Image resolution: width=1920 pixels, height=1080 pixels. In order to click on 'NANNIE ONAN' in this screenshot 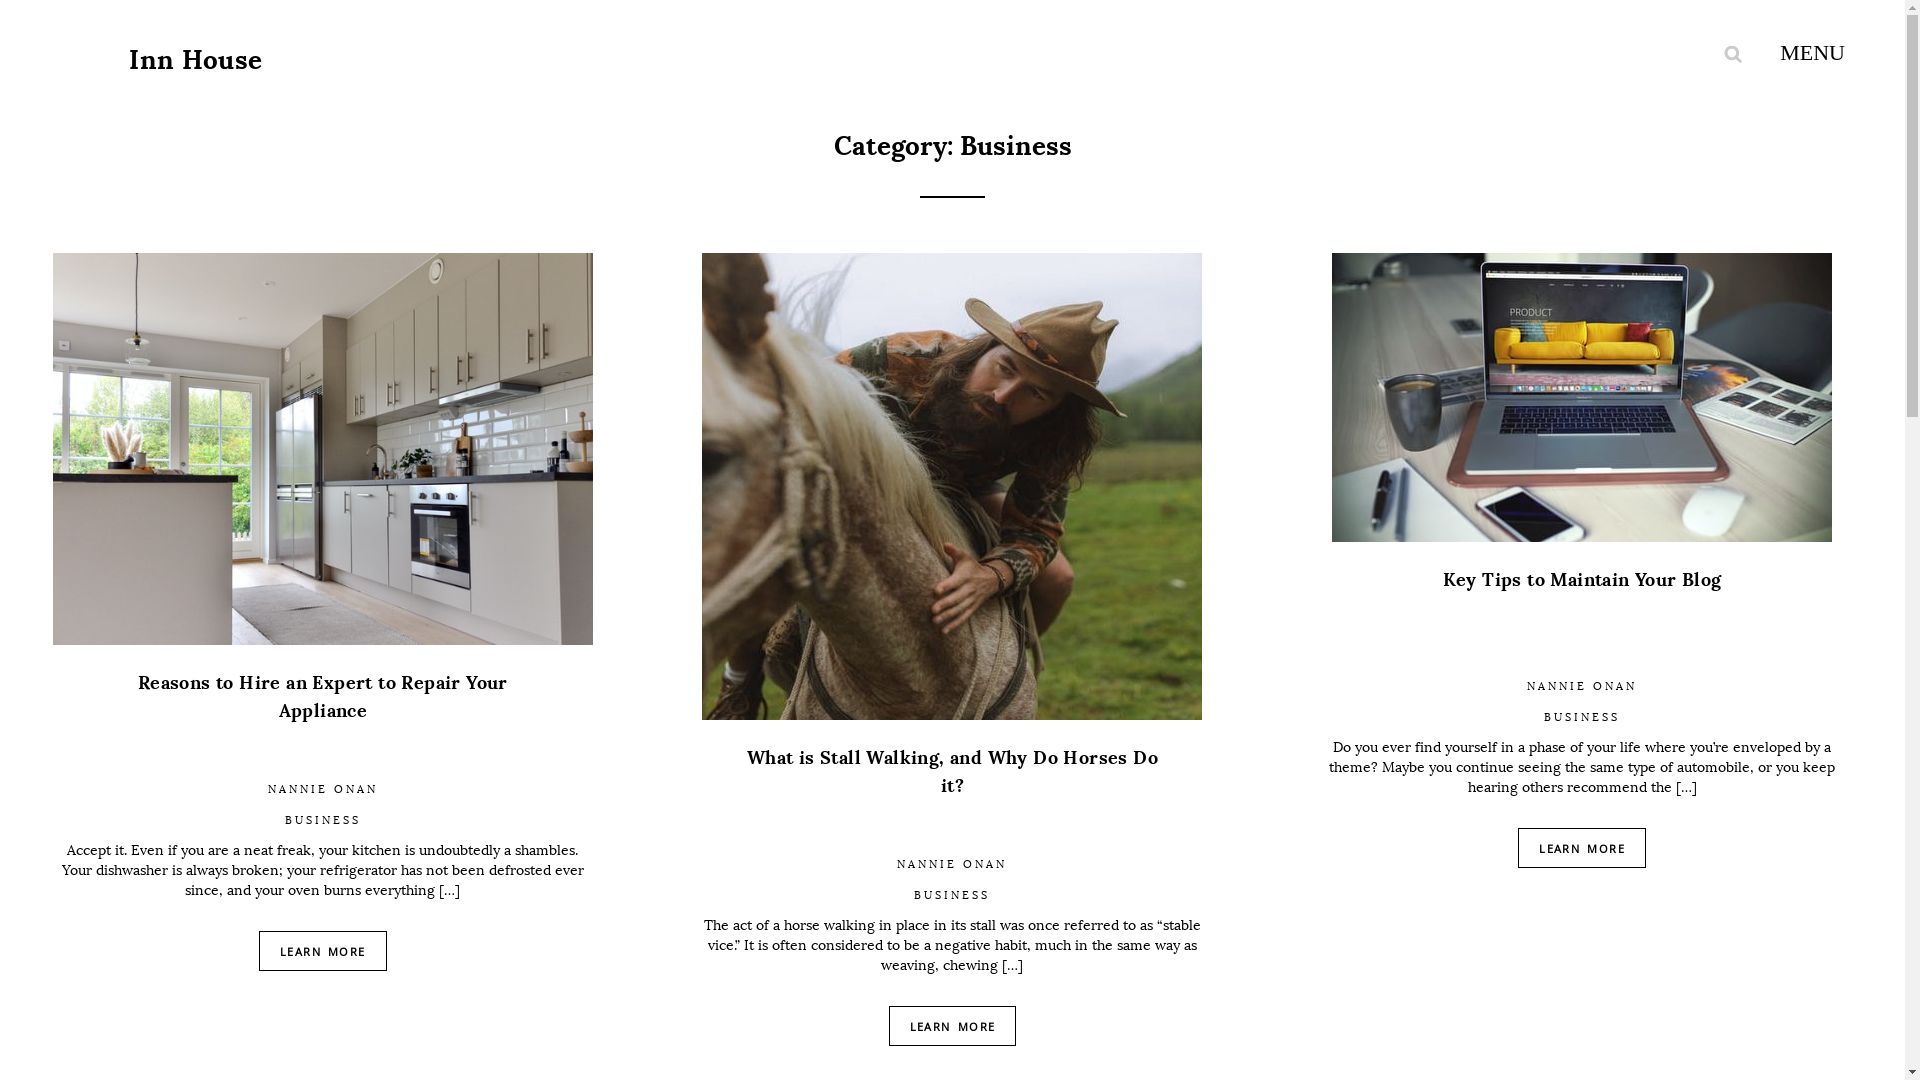, I will do `click(1581, 685)`.